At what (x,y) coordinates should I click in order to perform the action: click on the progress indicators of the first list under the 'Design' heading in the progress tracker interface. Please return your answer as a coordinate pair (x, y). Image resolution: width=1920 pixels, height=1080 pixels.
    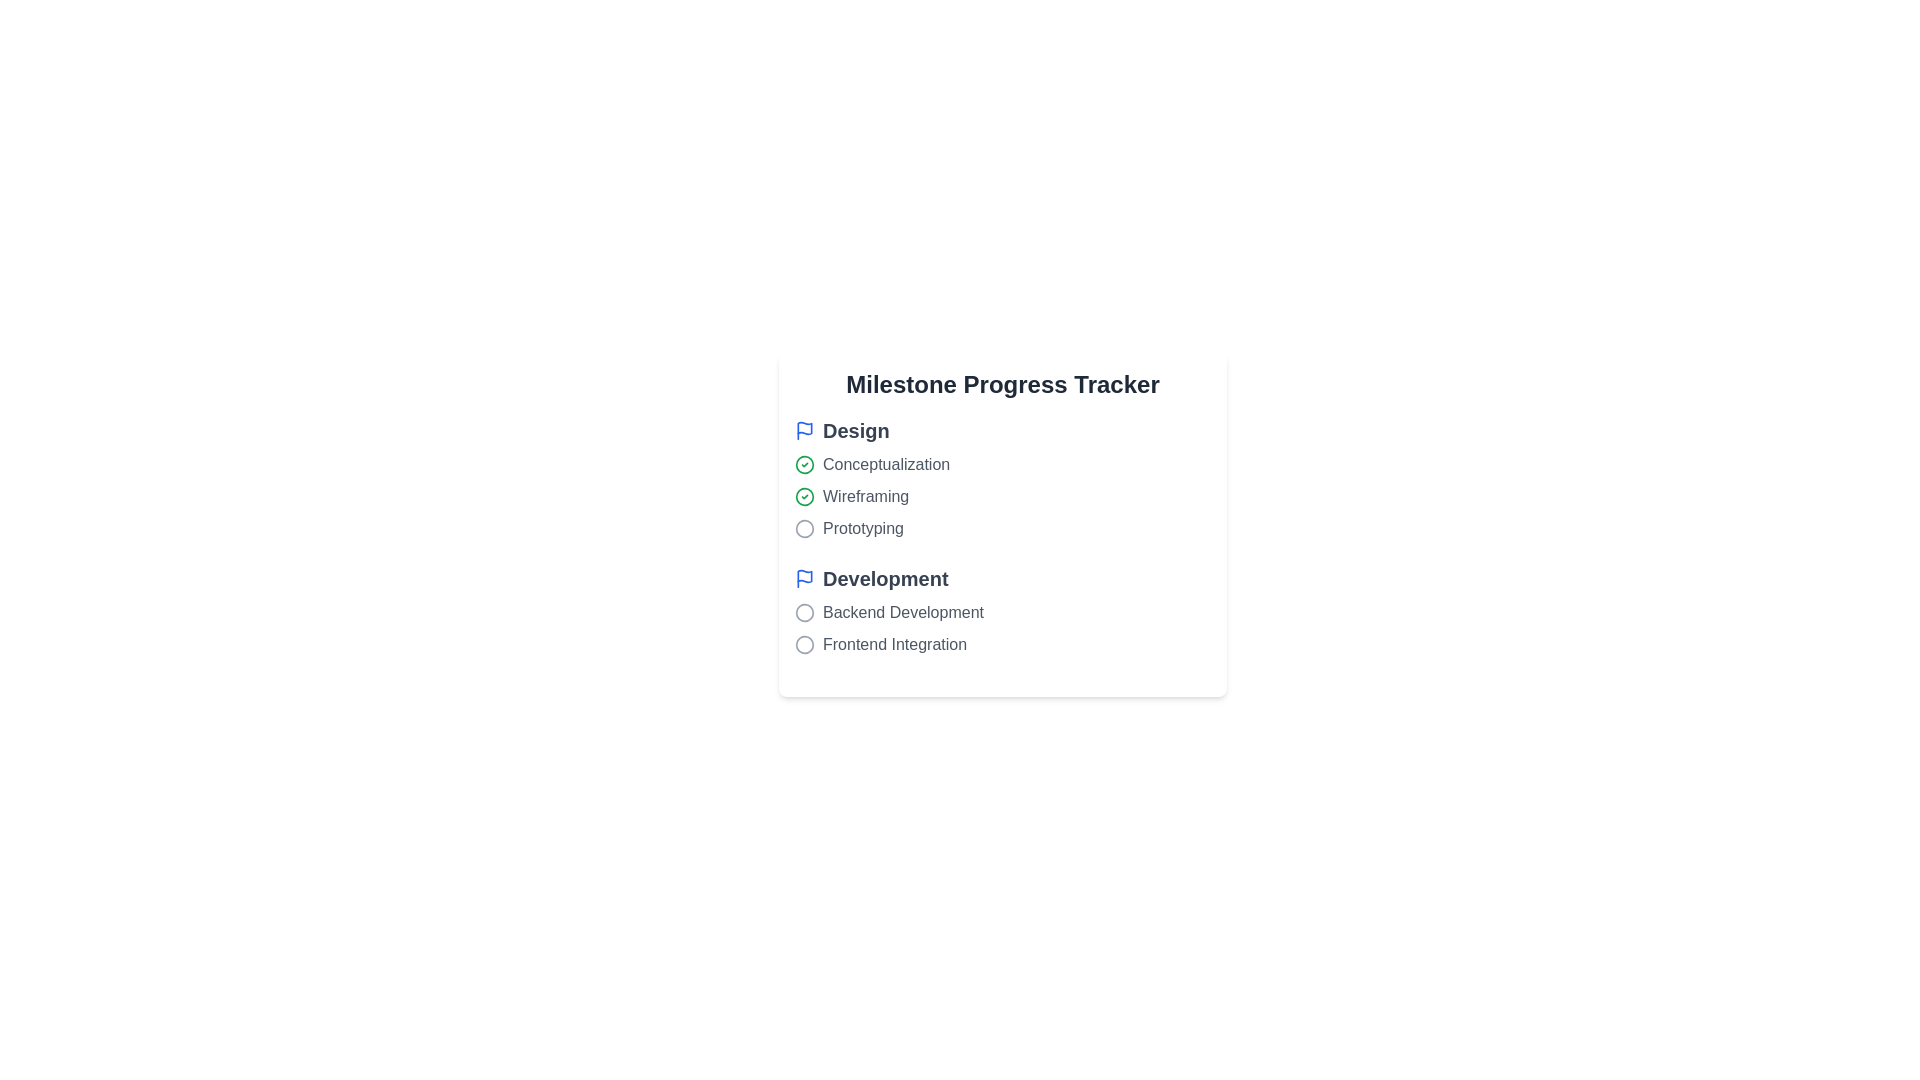
    Looking at the image, I should click on (1003, 496).